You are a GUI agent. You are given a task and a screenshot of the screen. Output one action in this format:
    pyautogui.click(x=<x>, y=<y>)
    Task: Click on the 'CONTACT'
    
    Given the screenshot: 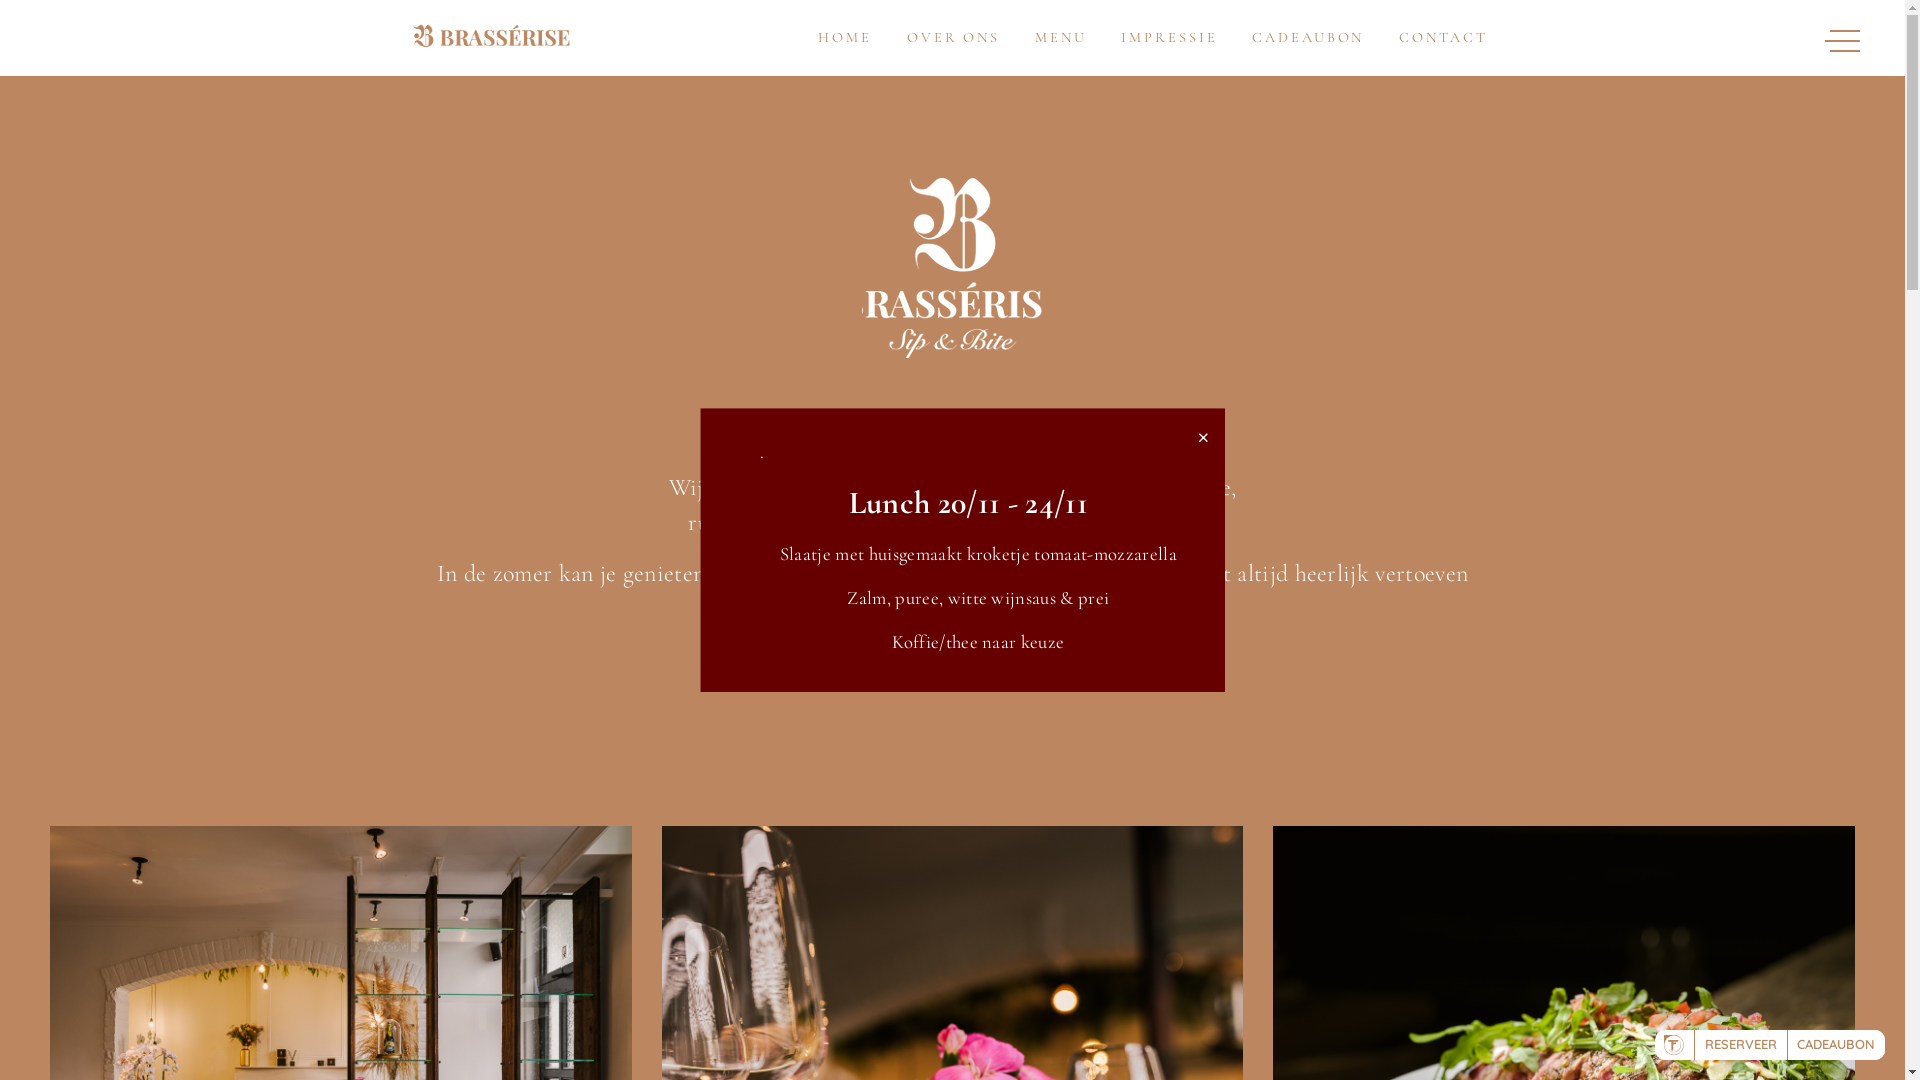 What is the action you would take?
    pyautogui.click(x=1443, y=38)
    